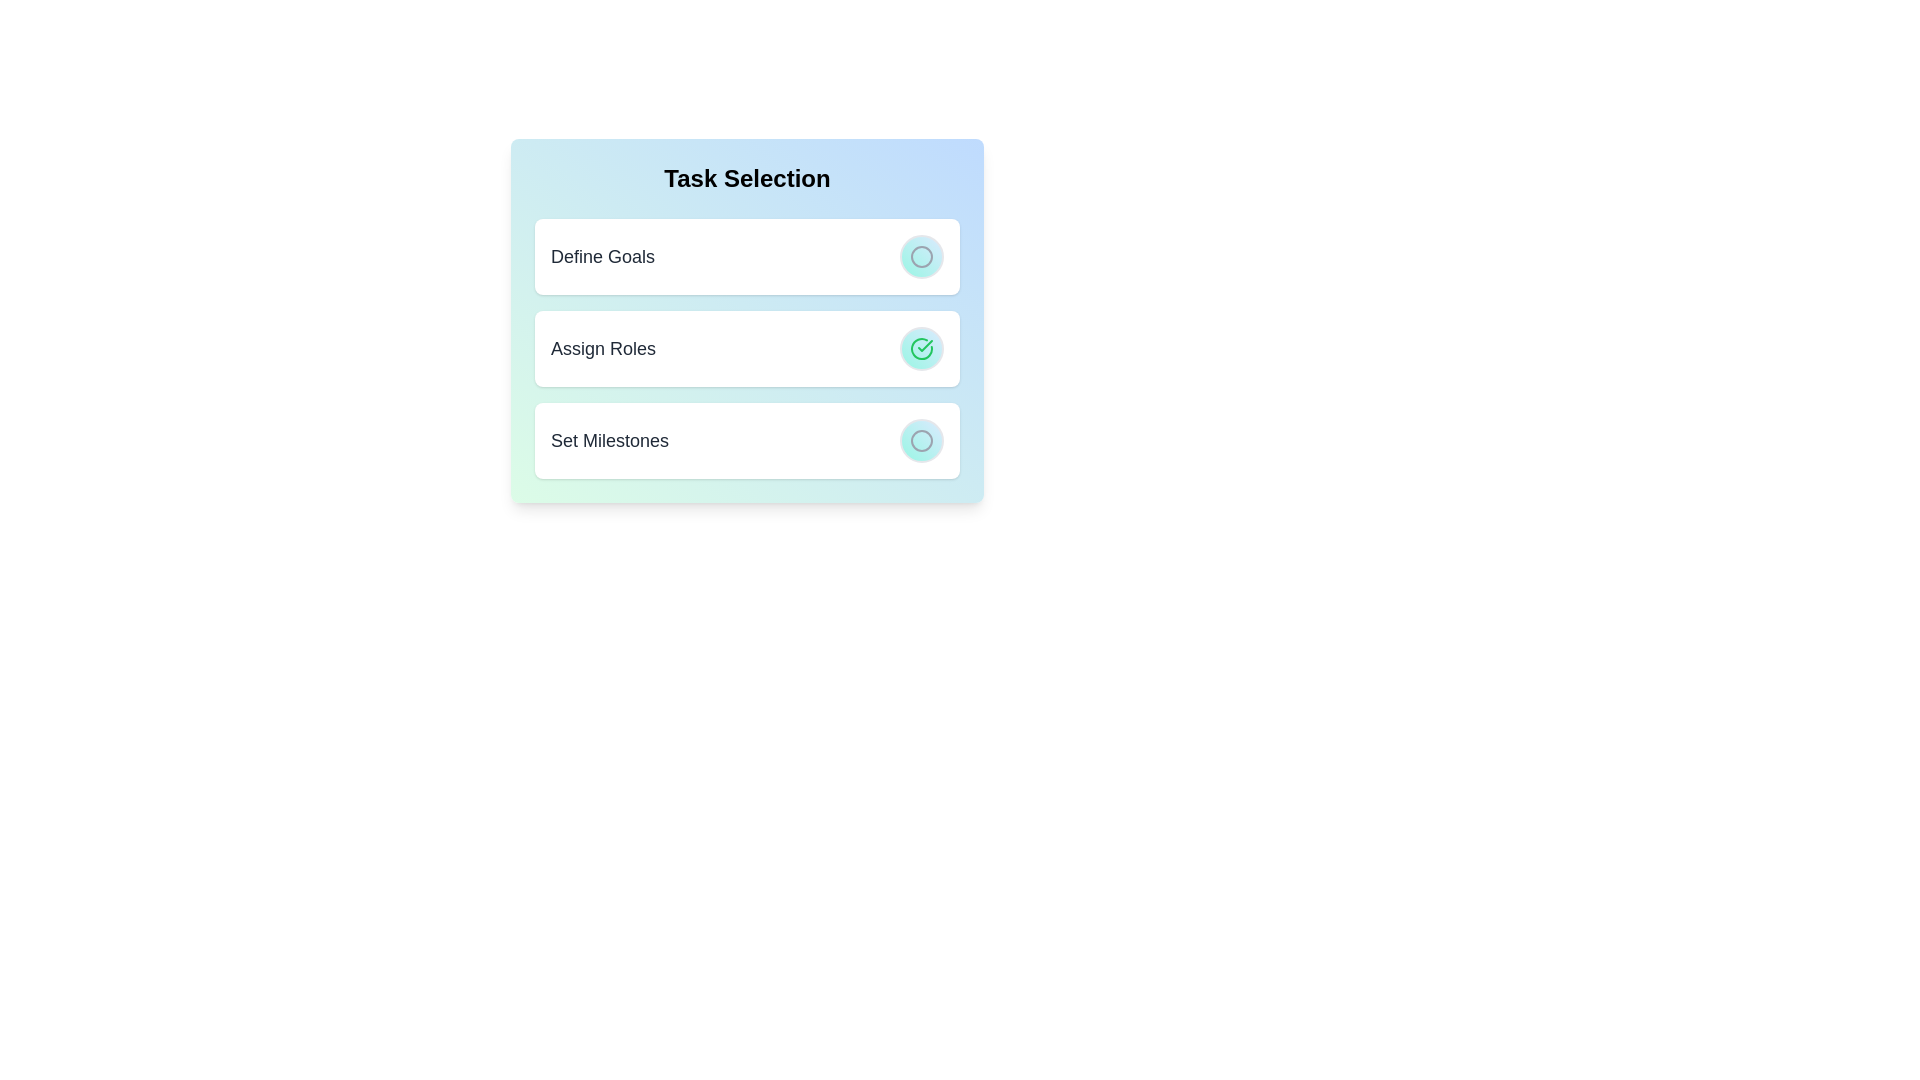  Describe the element at coordinates (746, 256) in the screenshot. I see `the task item Define Goals to observe the hover effect` at that location.